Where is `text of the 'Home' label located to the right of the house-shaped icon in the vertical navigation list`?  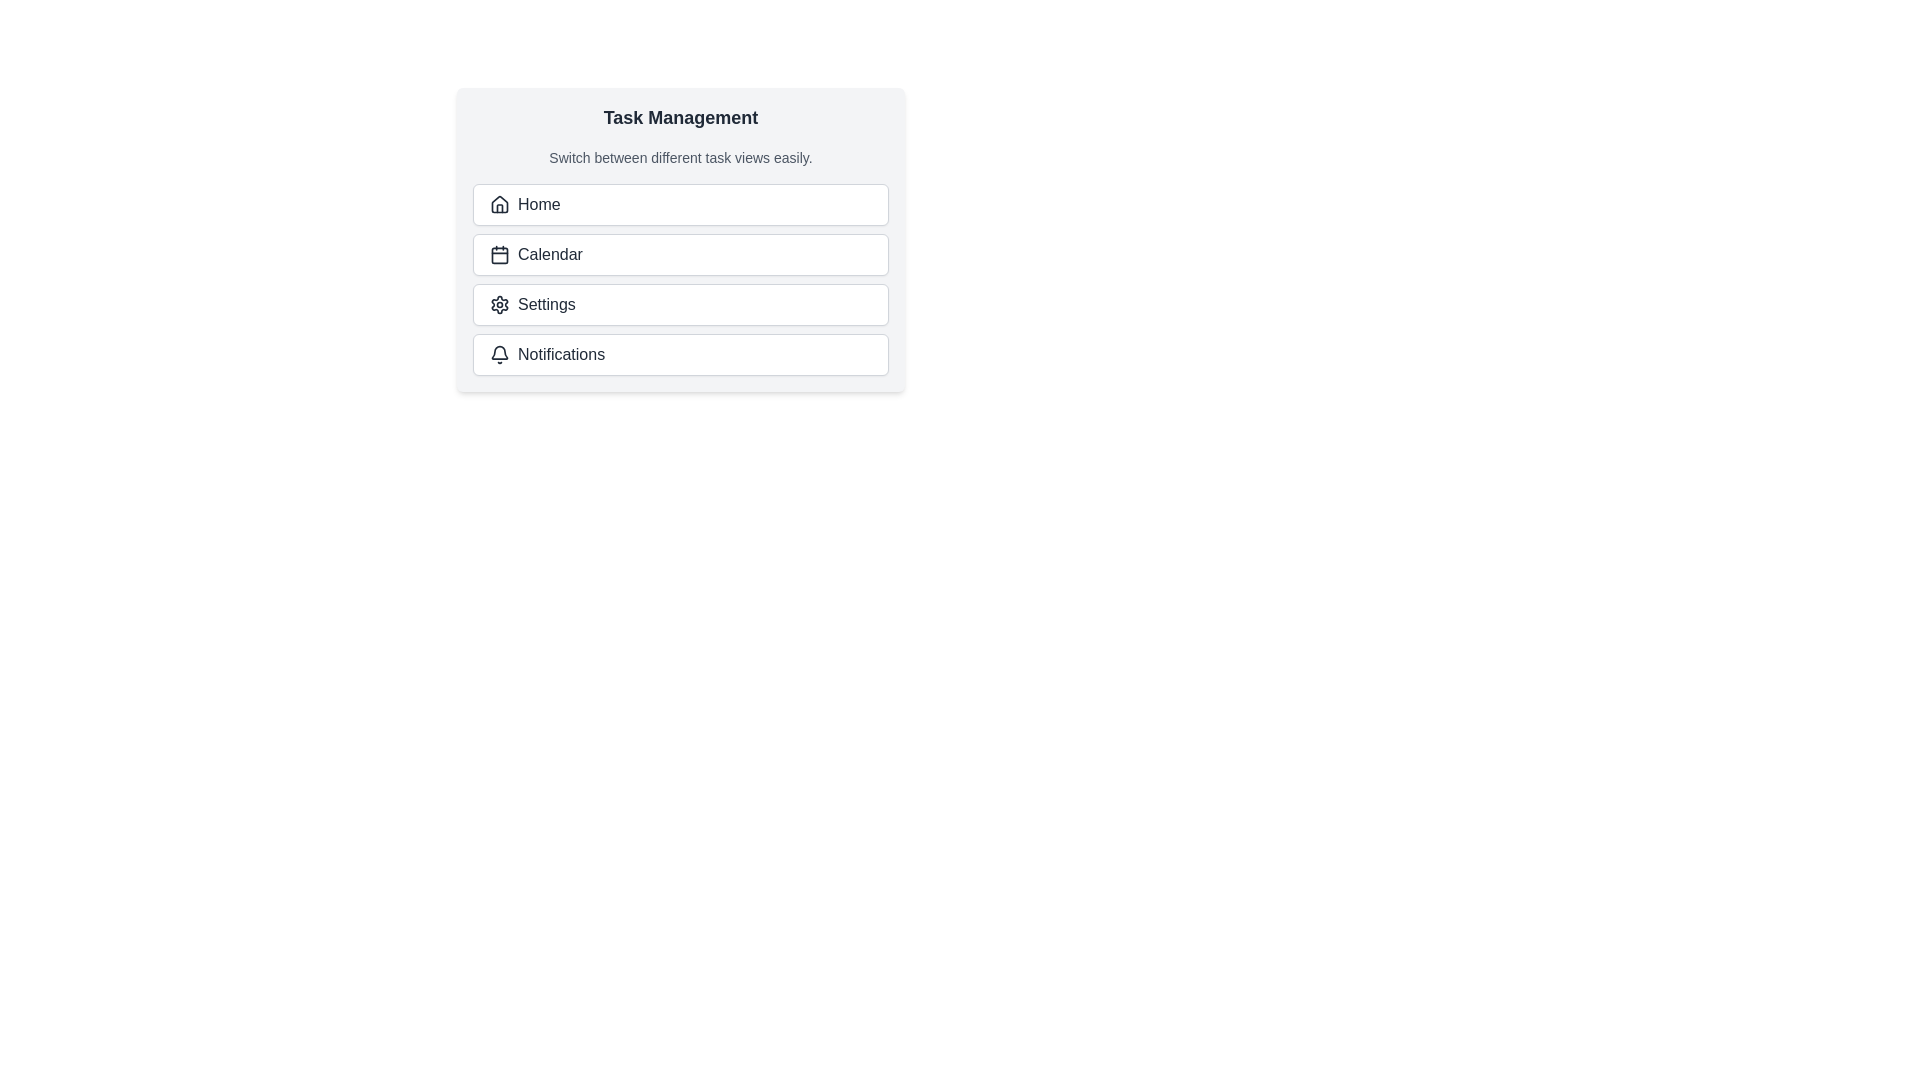
text of the 'Home' label located to the right of the house-shaped icon in the vertical navigation list is located at coordinates (539, 204).